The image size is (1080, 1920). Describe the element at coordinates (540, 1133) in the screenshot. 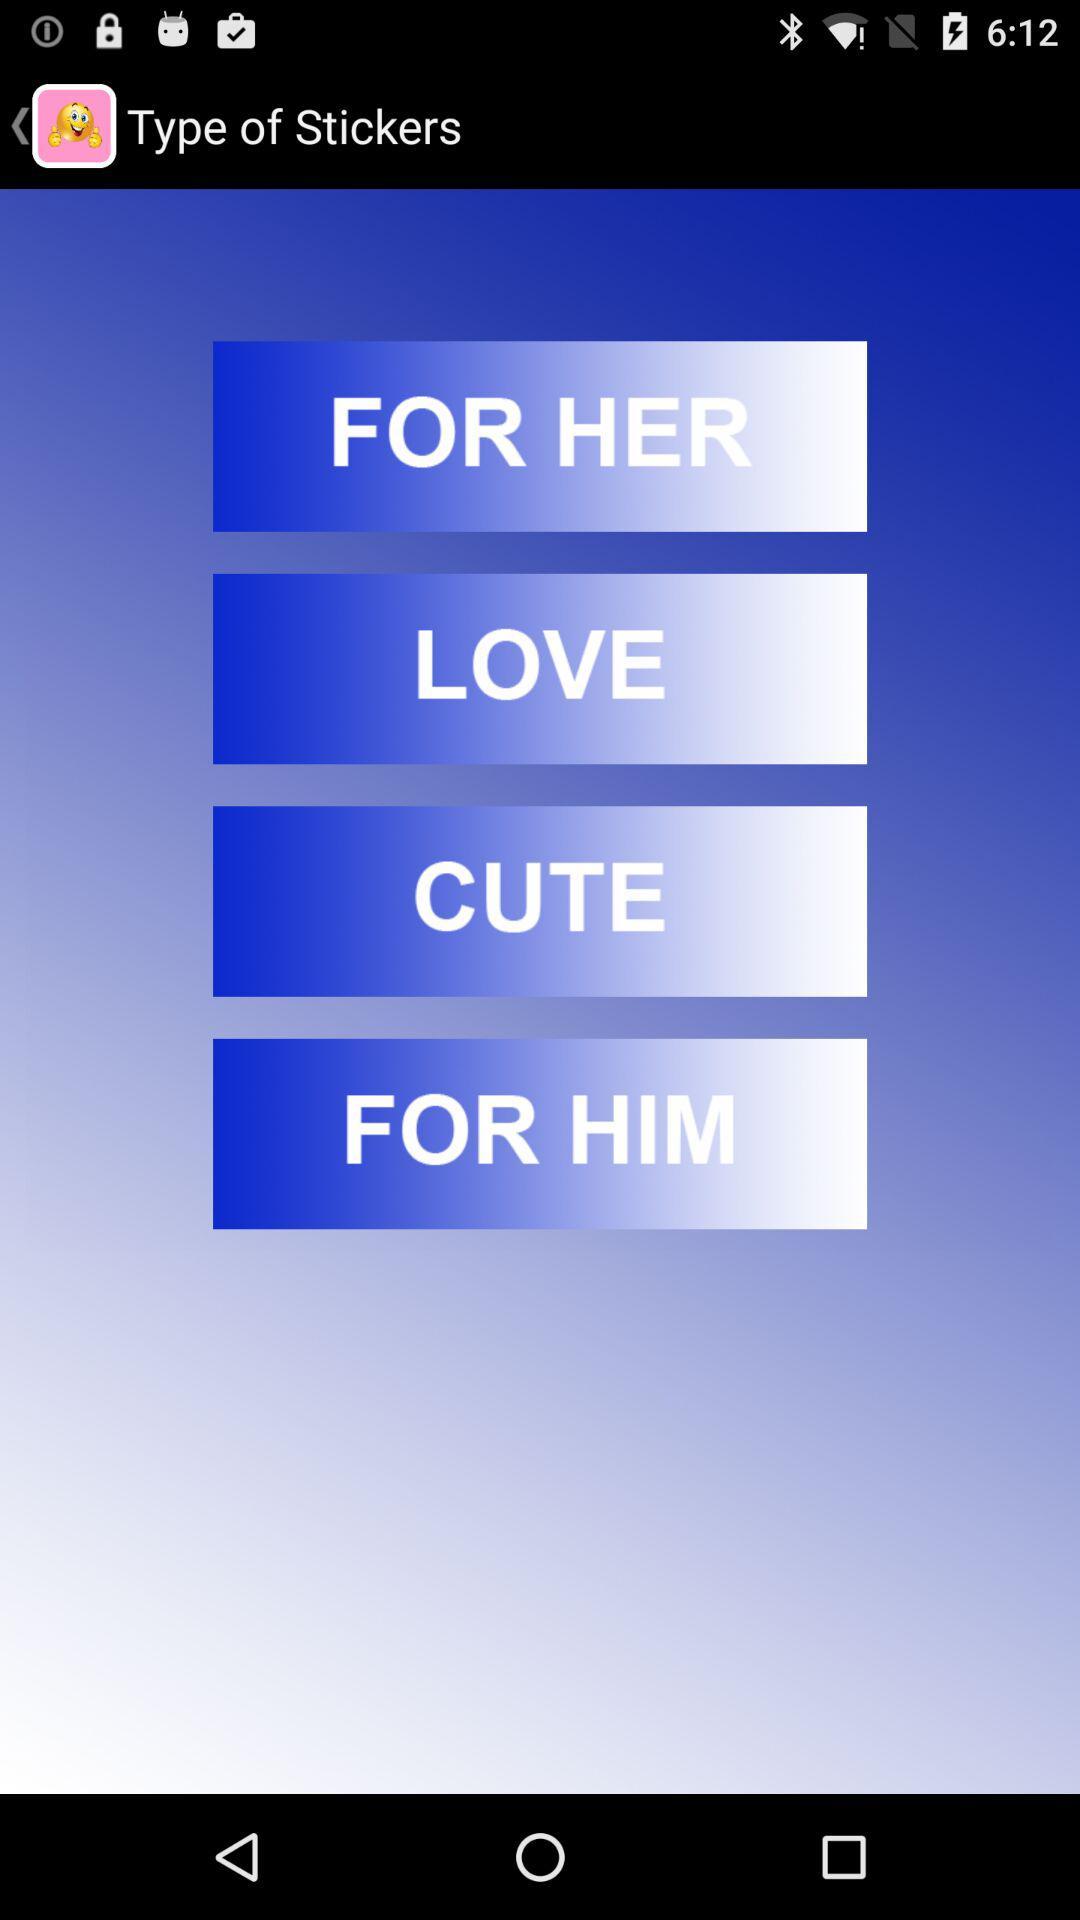

I see `a button` at that location.